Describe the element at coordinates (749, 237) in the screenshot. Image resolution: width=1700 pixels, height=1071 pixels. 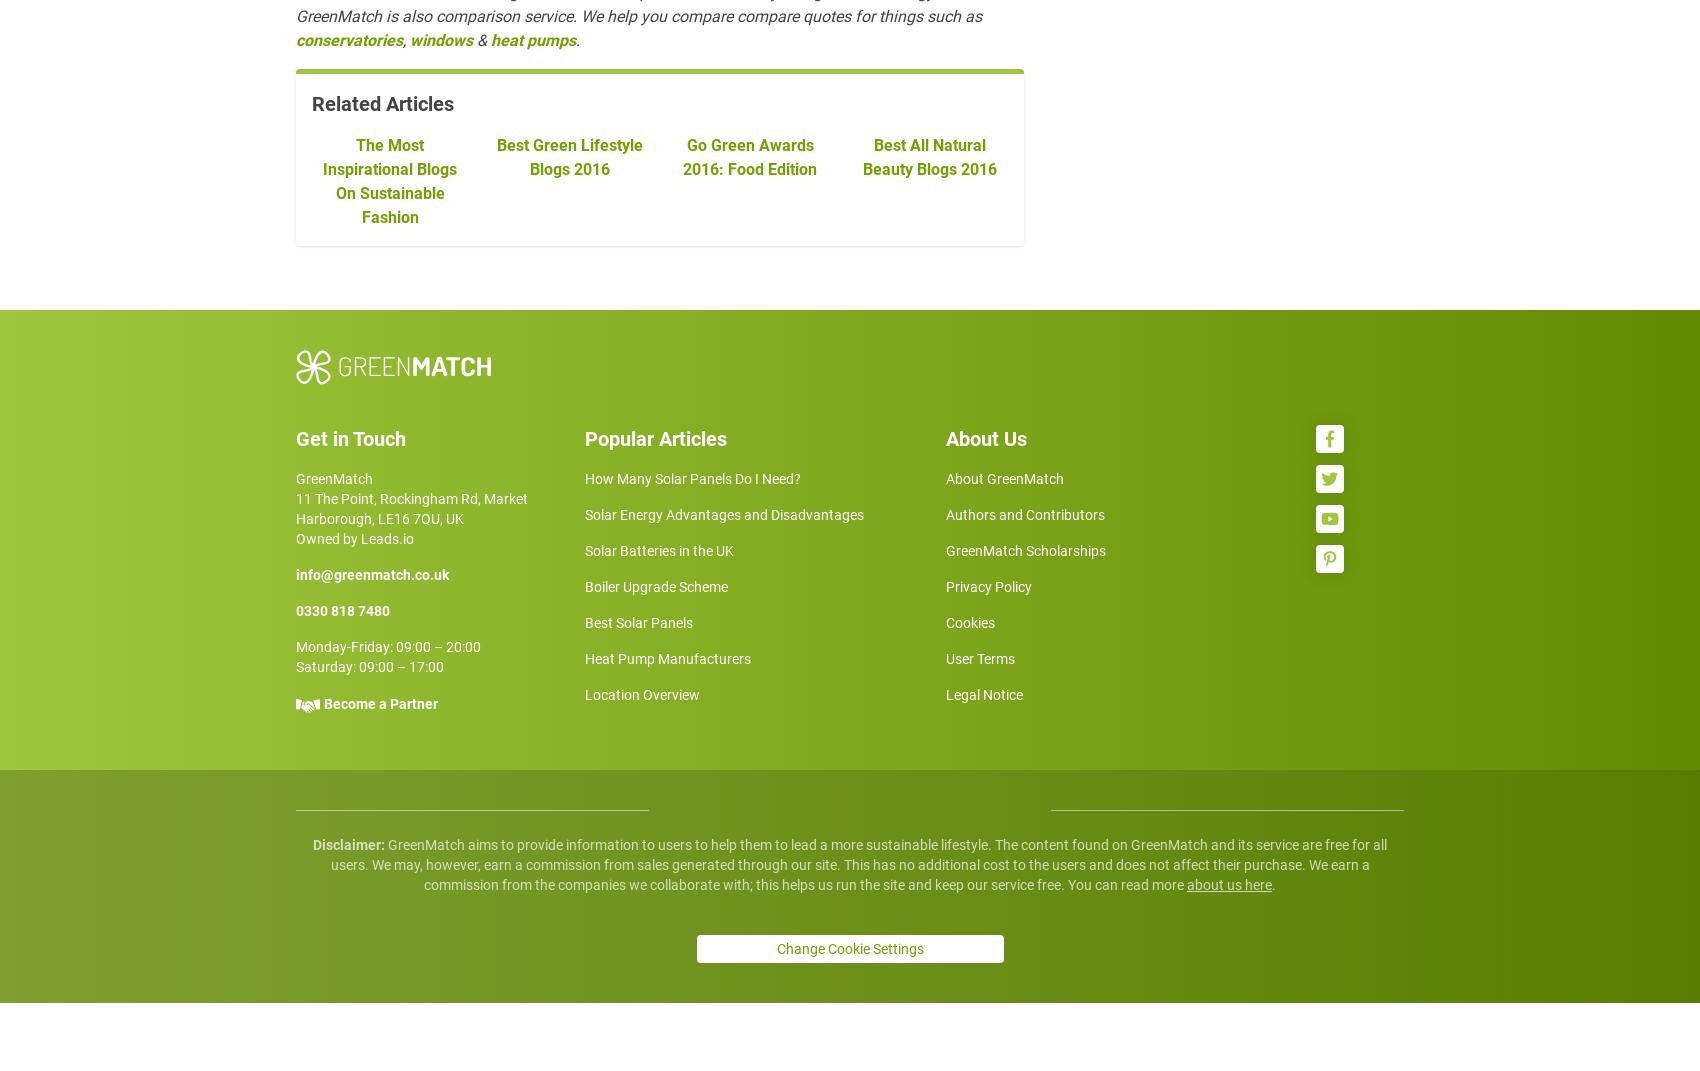
I see `'Go Green Awards 2016: Food Edition'` at that location.